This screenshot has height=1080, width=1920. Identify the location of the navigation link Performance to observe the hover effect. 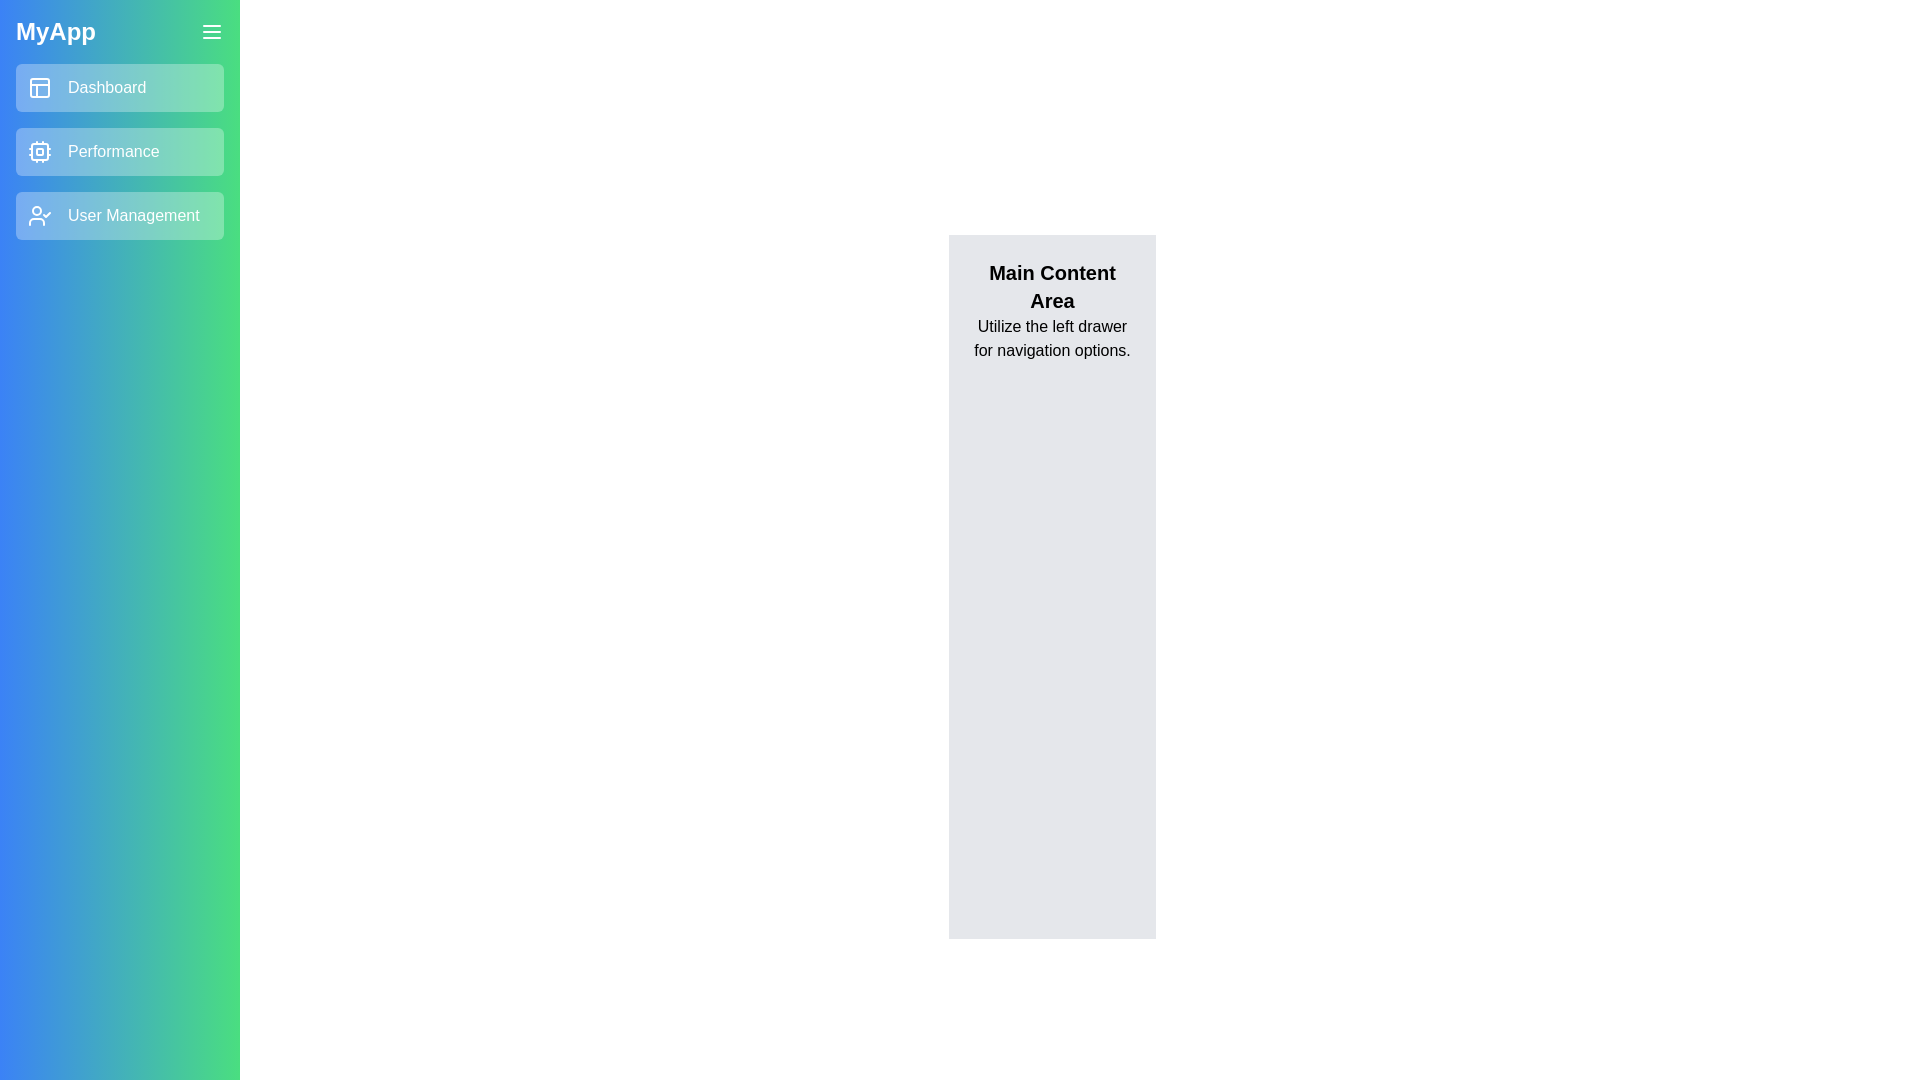
(119, 150).